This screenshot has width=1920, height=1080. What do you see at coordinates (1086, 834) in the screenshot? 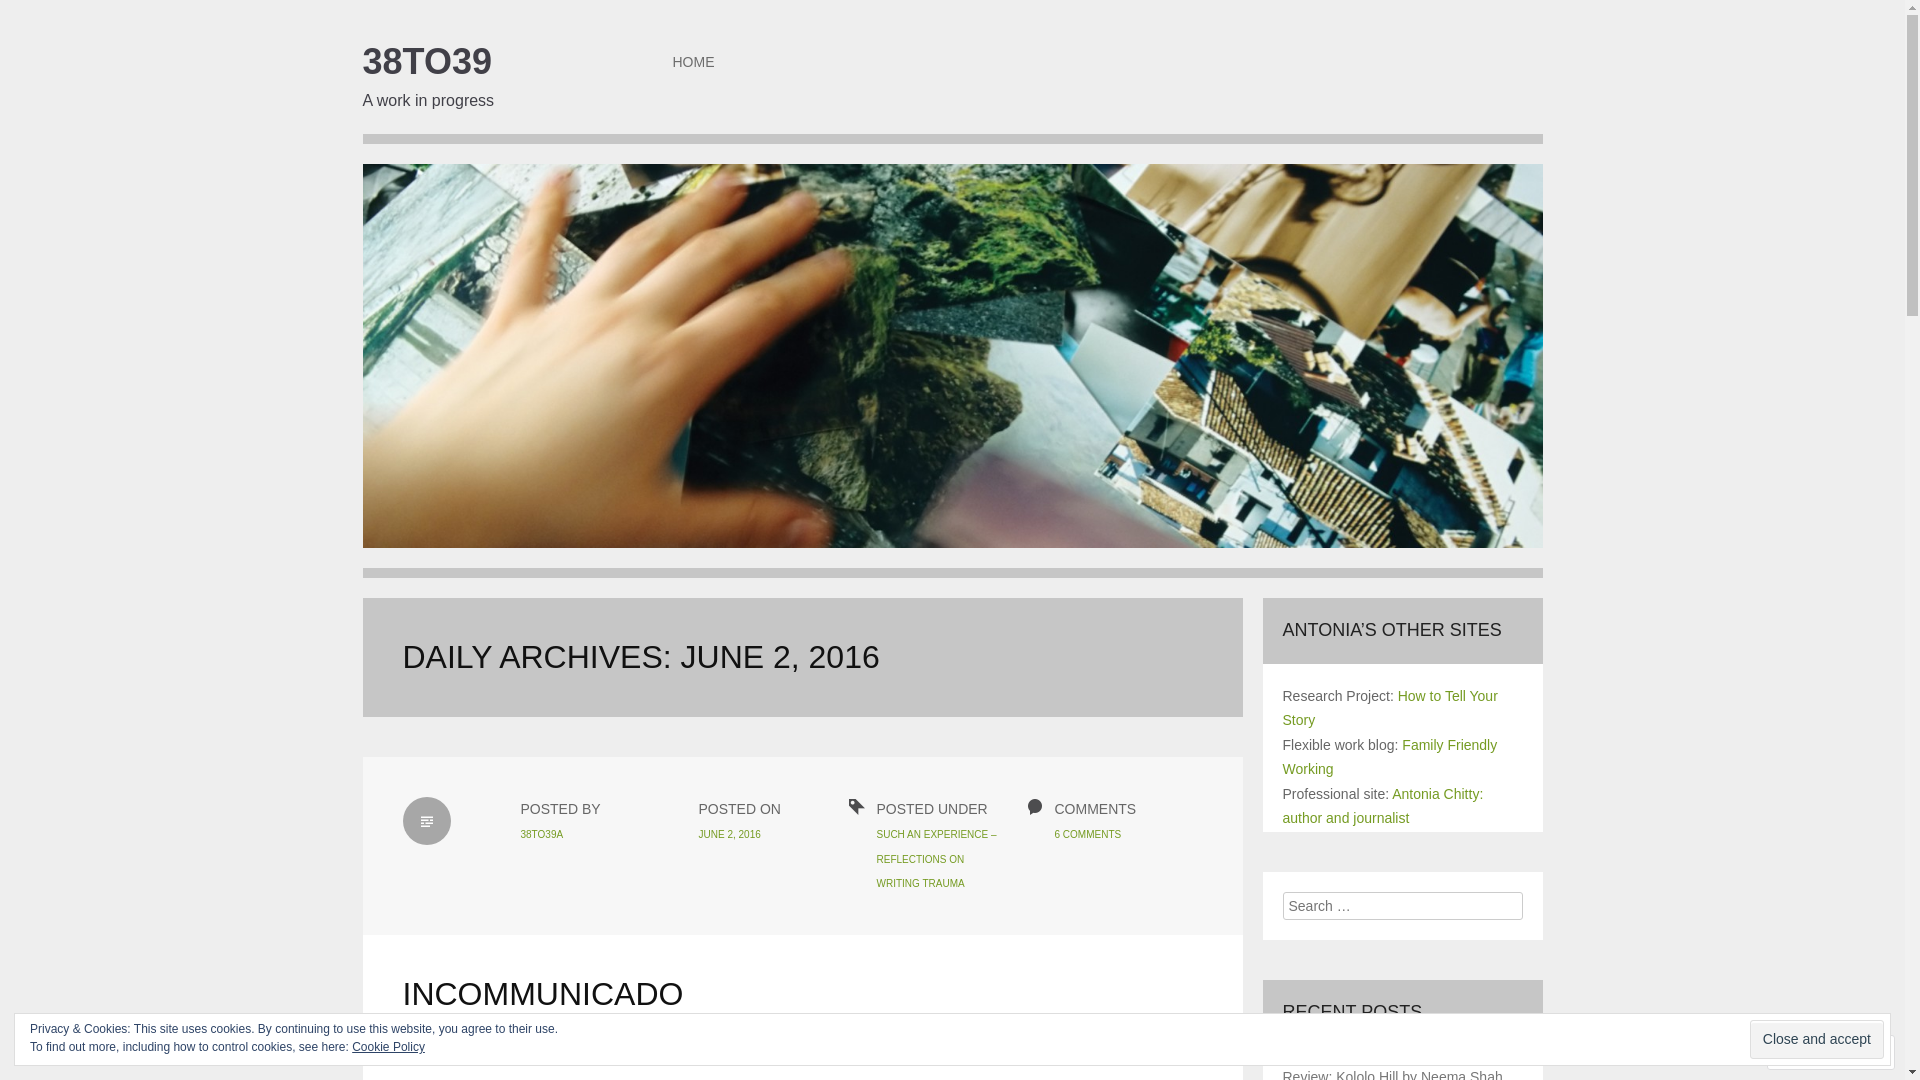
I see `'6 COMMENTS'` at bounding box center [1086, 834].